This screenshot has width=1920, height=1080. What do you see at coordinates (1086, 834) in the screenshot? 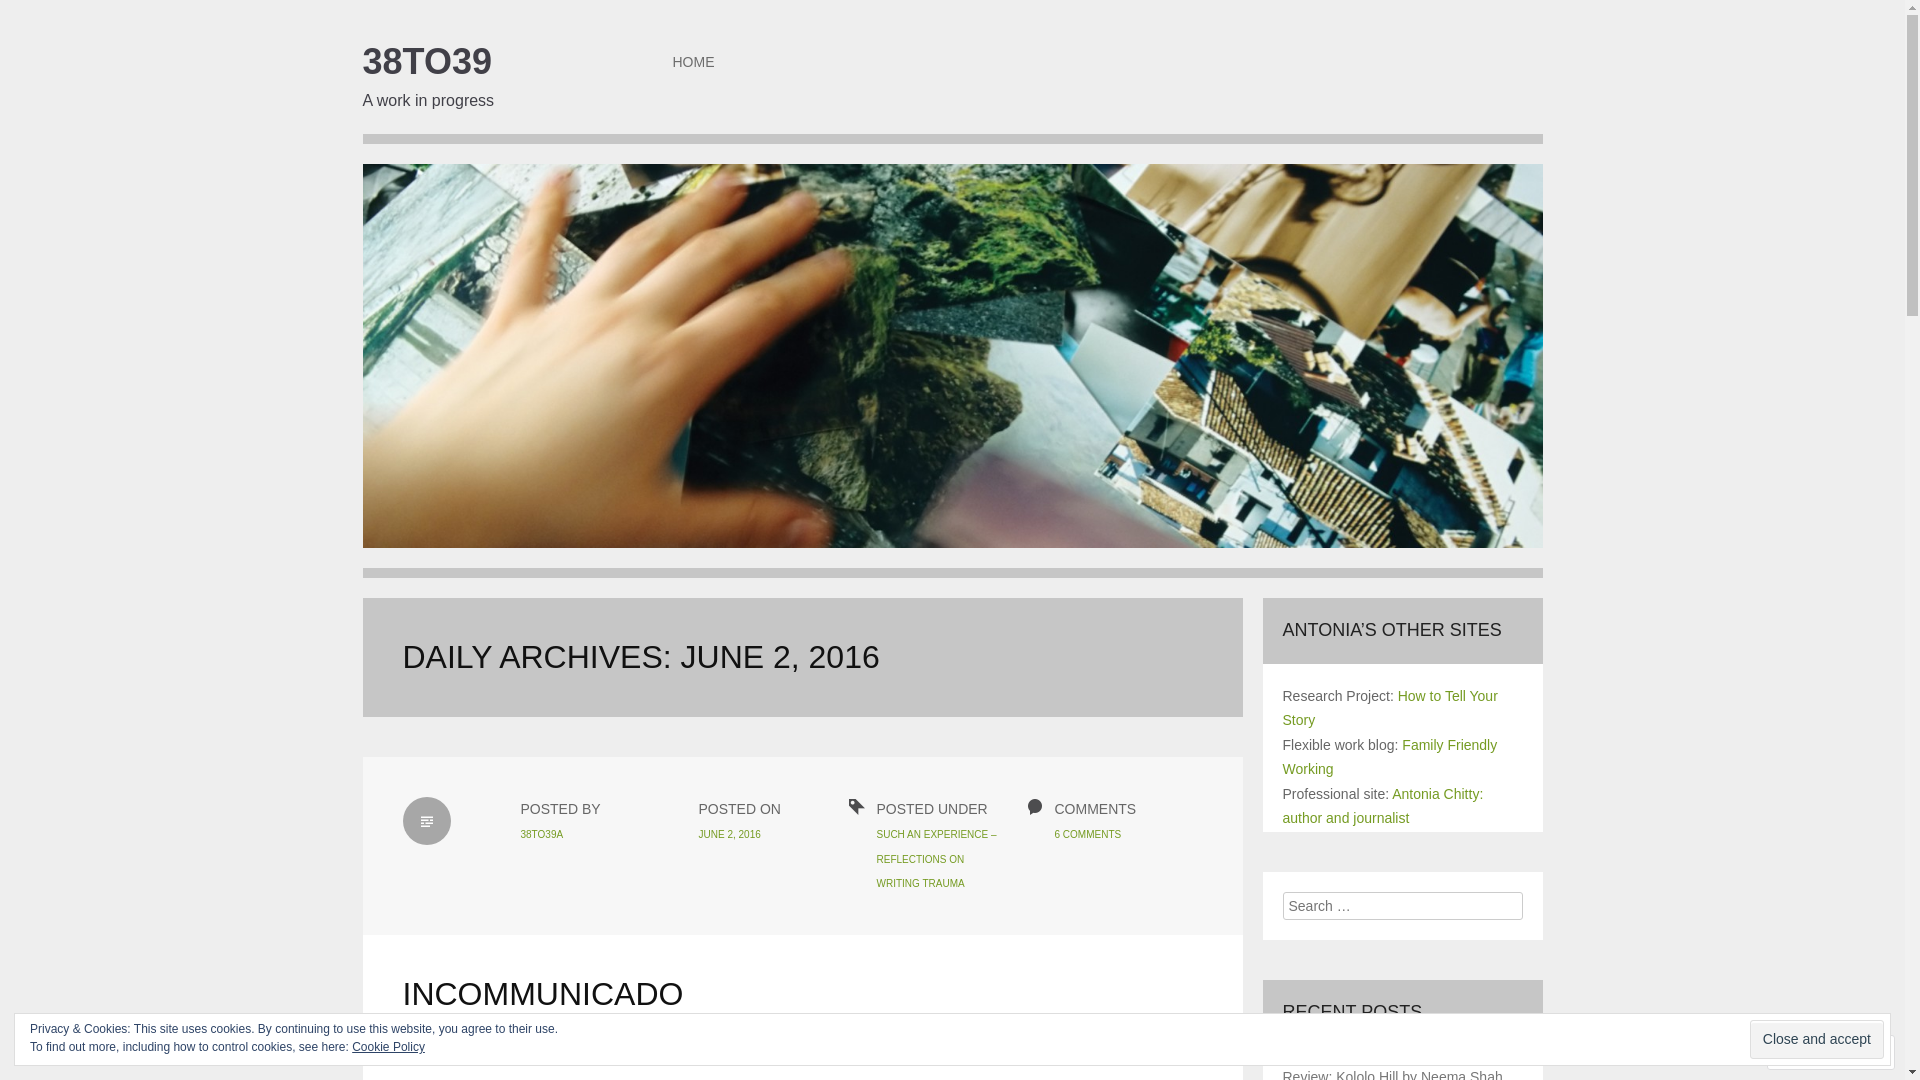
I see `'6 COMMENTS'` at bounding box center [1086, 834].